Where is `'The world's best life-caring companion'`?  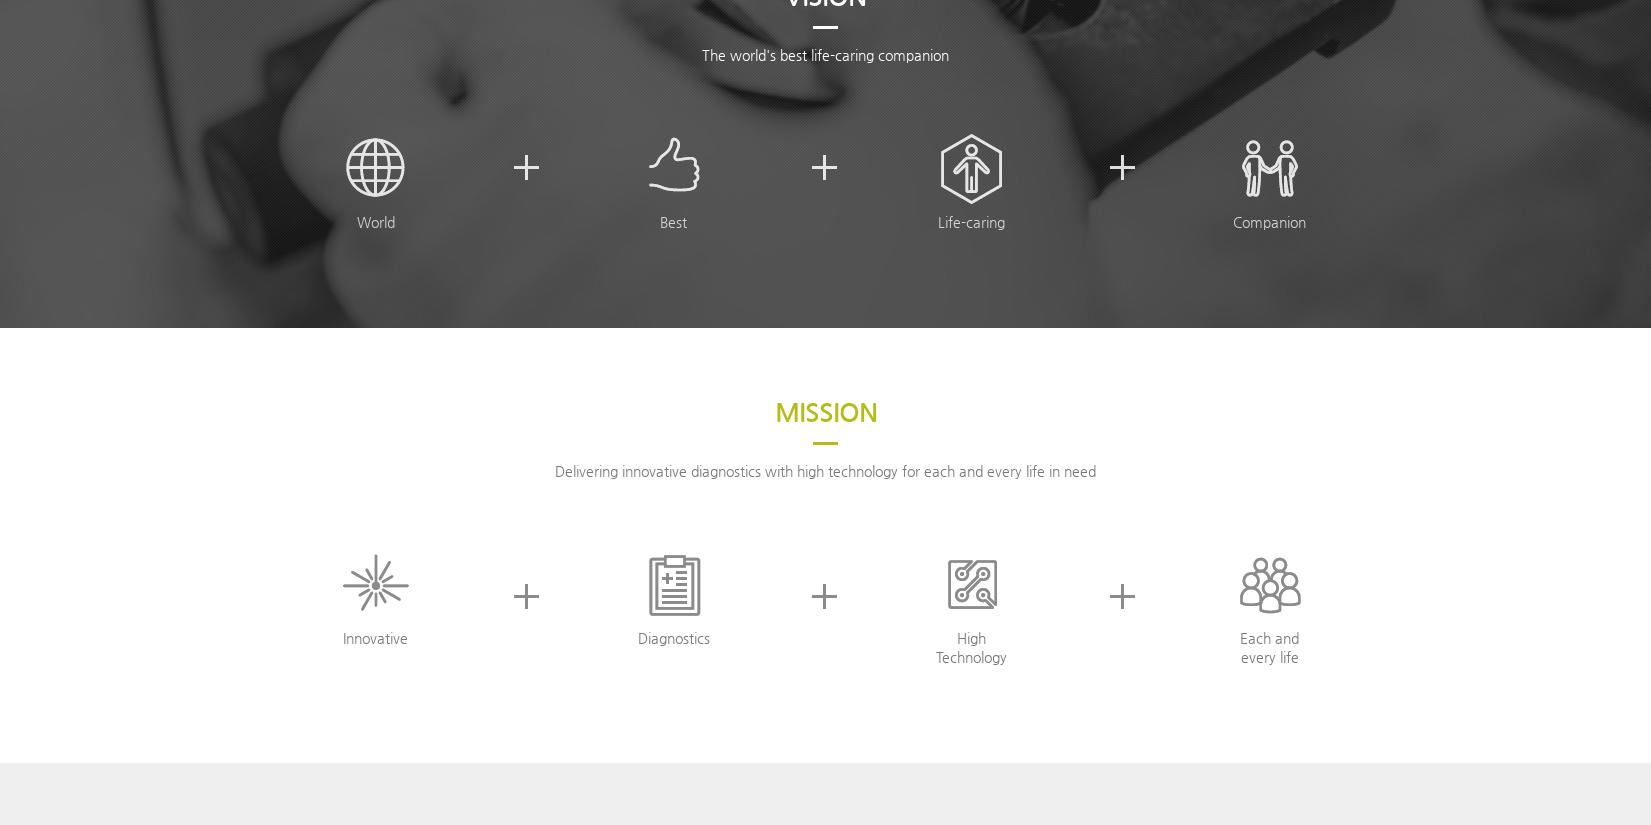
'The world's best life-caring companion' is located at coordinates (825, 55).